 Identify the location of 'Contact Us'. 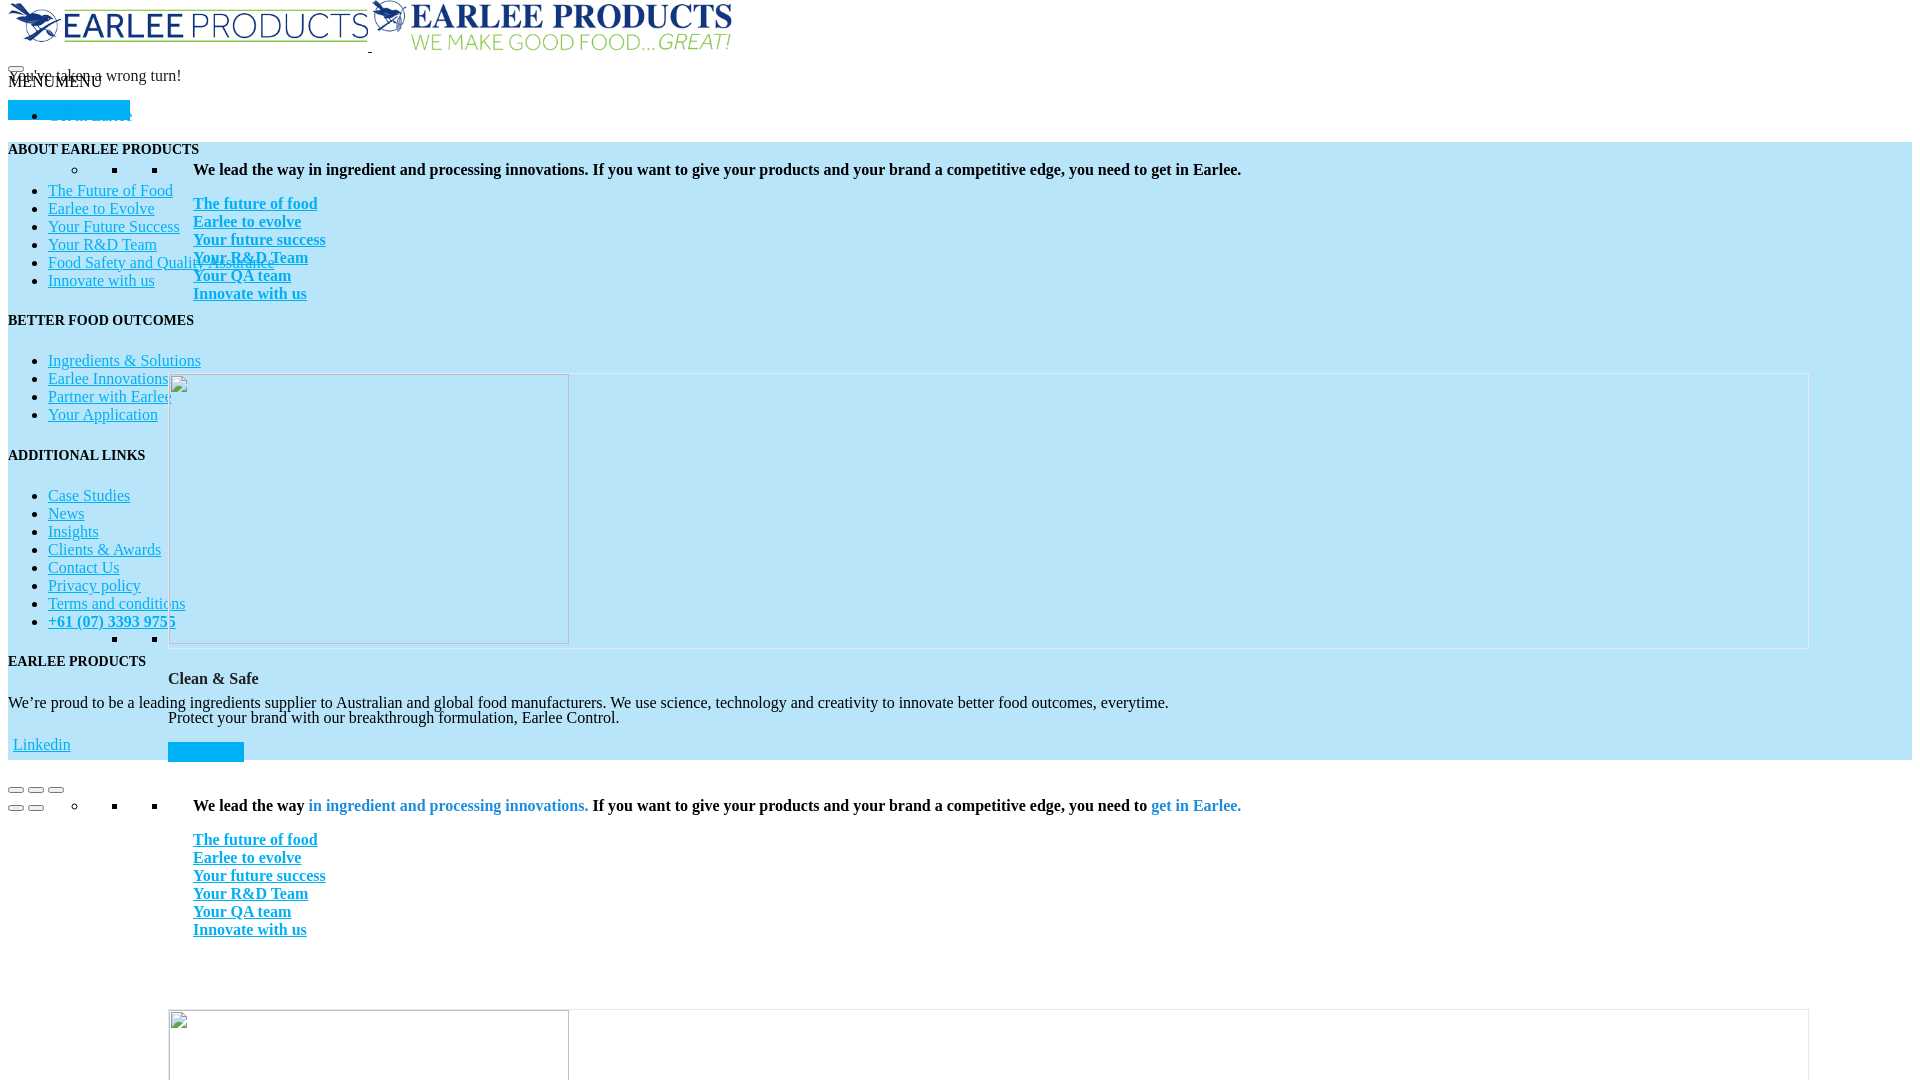
(82, 567).